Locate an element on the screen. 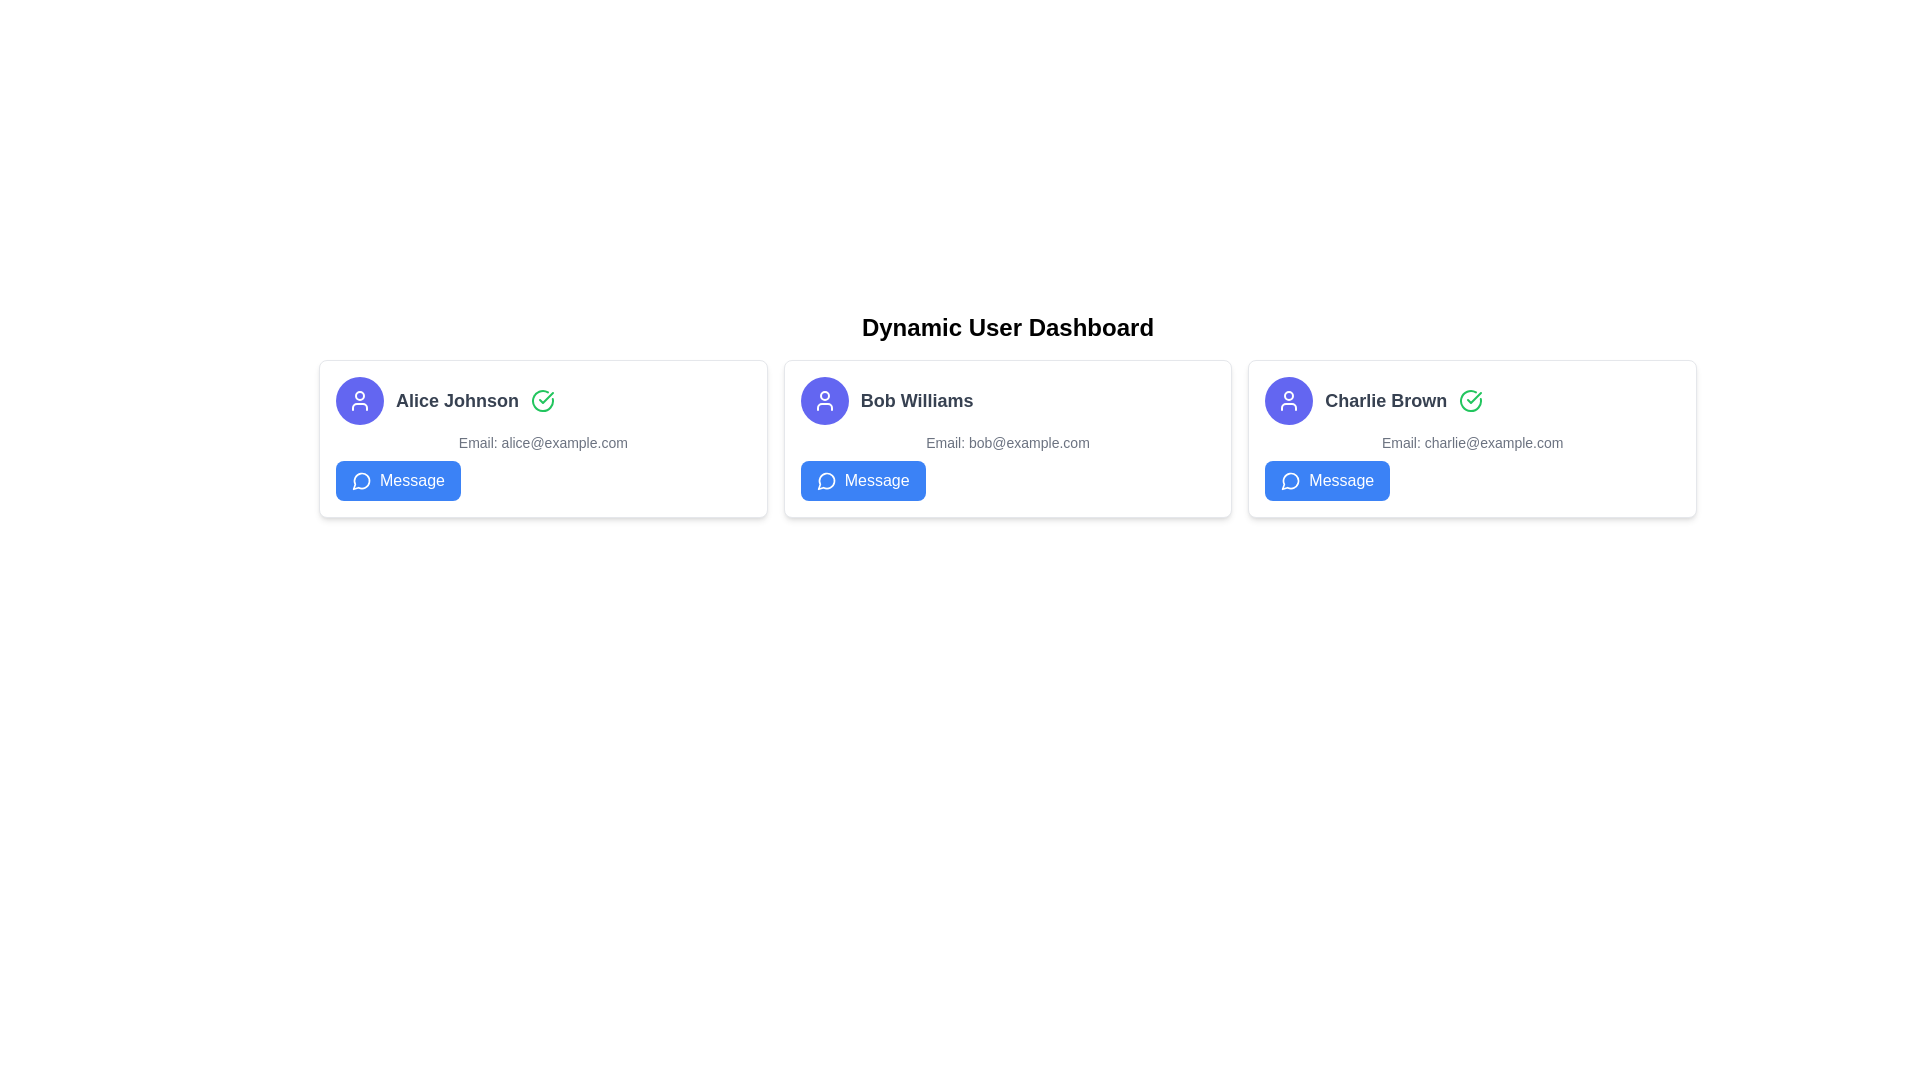 The width and height of the screenshot is (1920, 1080). the 'Message' button in the profile card of user 'Alice Johnson' is located at coordinates (361, 481).